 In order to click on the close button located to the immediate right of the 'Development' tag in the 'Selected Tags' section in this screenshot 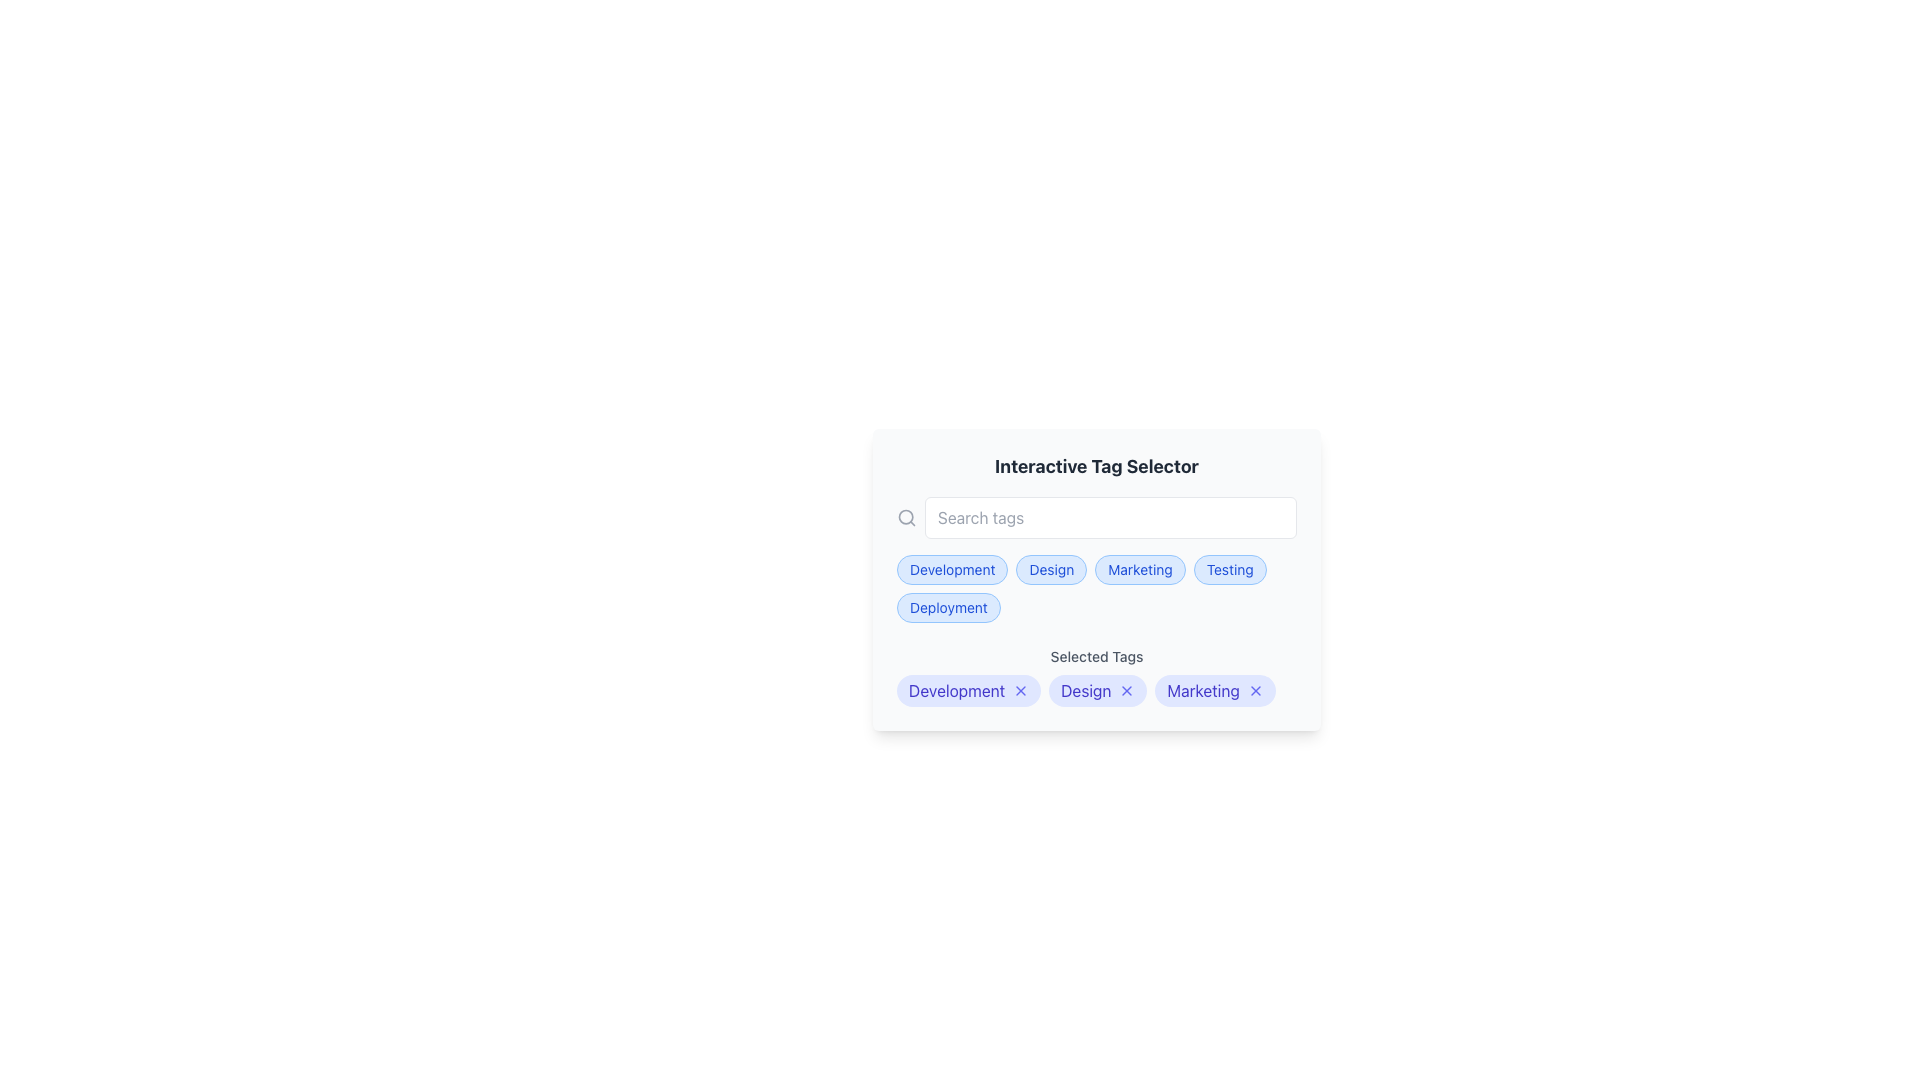, I will do `click(1021, 689)`.